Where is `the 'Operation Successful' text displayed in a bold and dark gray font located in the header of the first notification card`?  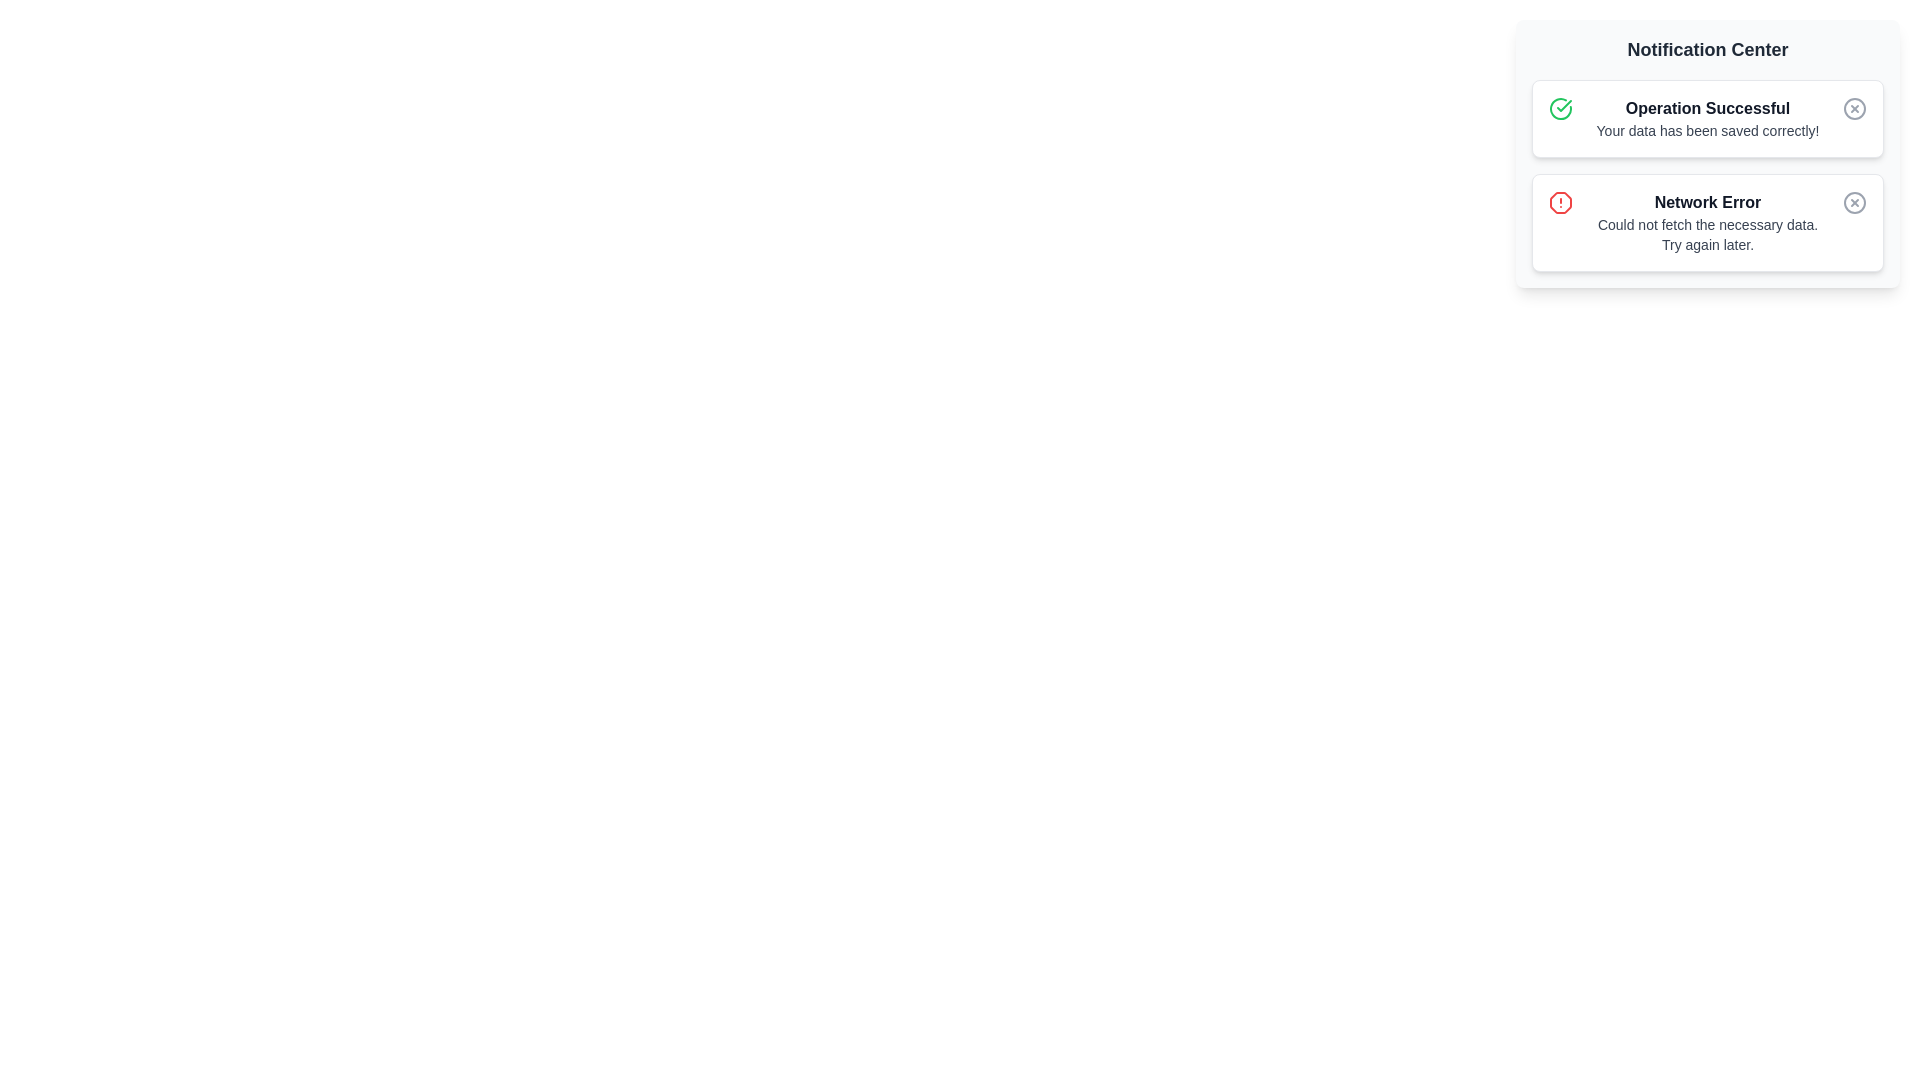
the 'Operation Successful' text displayed in a bold and dark gray font located in the header of the first notification card is located at coordinates (1707, 108).